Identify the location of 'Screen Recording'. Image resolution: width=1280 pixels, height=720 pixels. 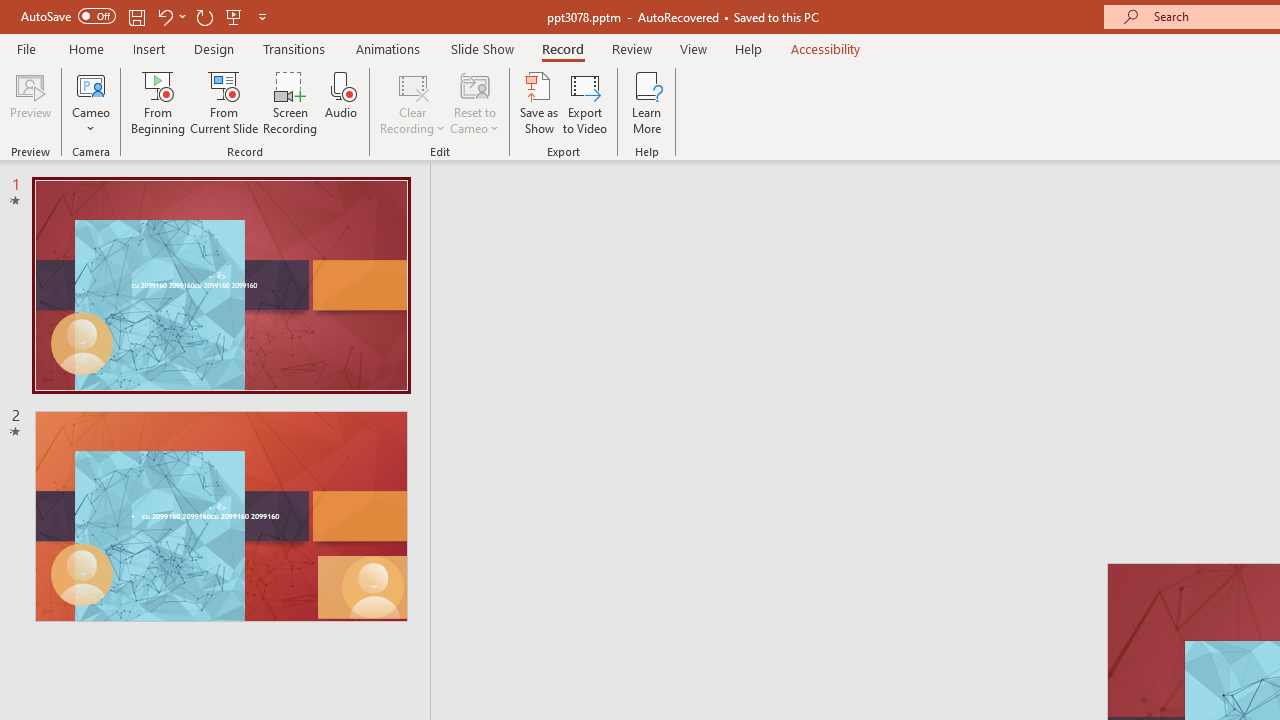
(289, 103).